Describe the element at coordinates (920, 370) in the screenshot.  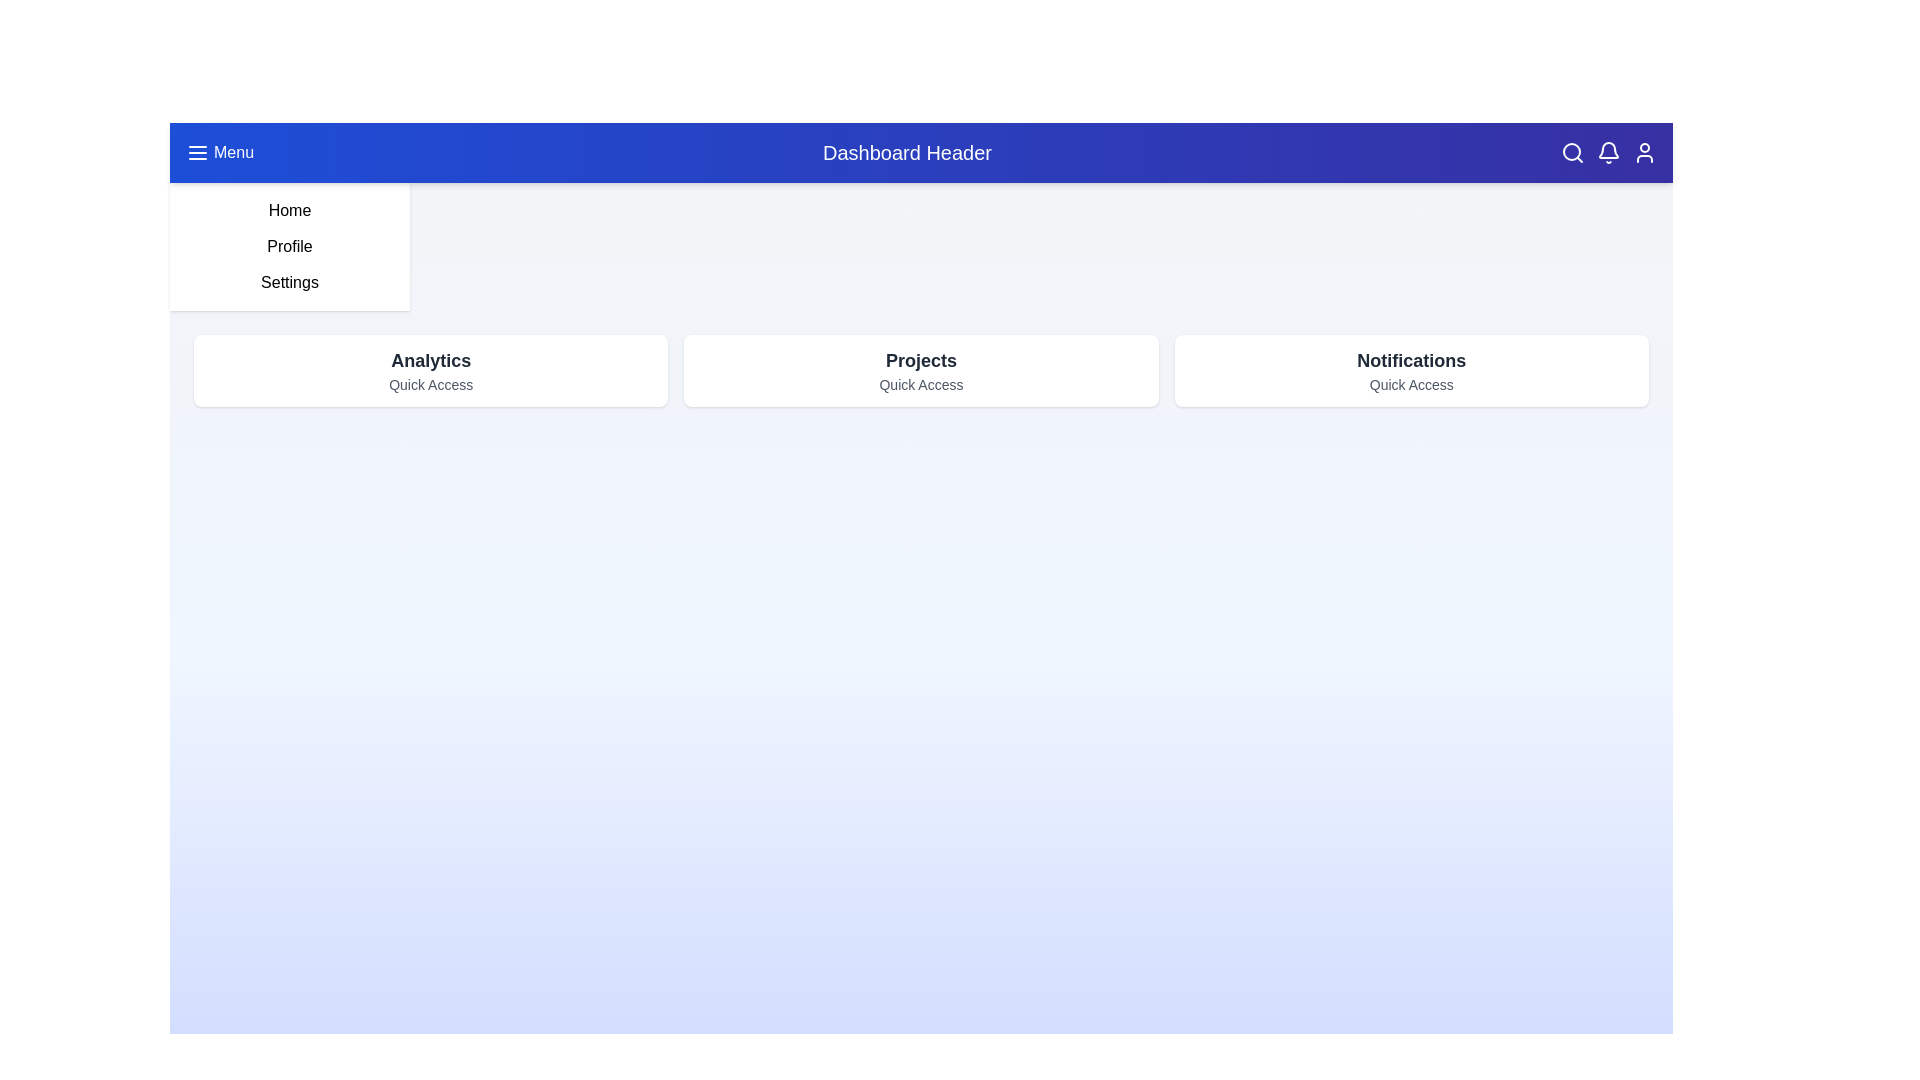
I see `the quick access card labeled Projects` at that location.